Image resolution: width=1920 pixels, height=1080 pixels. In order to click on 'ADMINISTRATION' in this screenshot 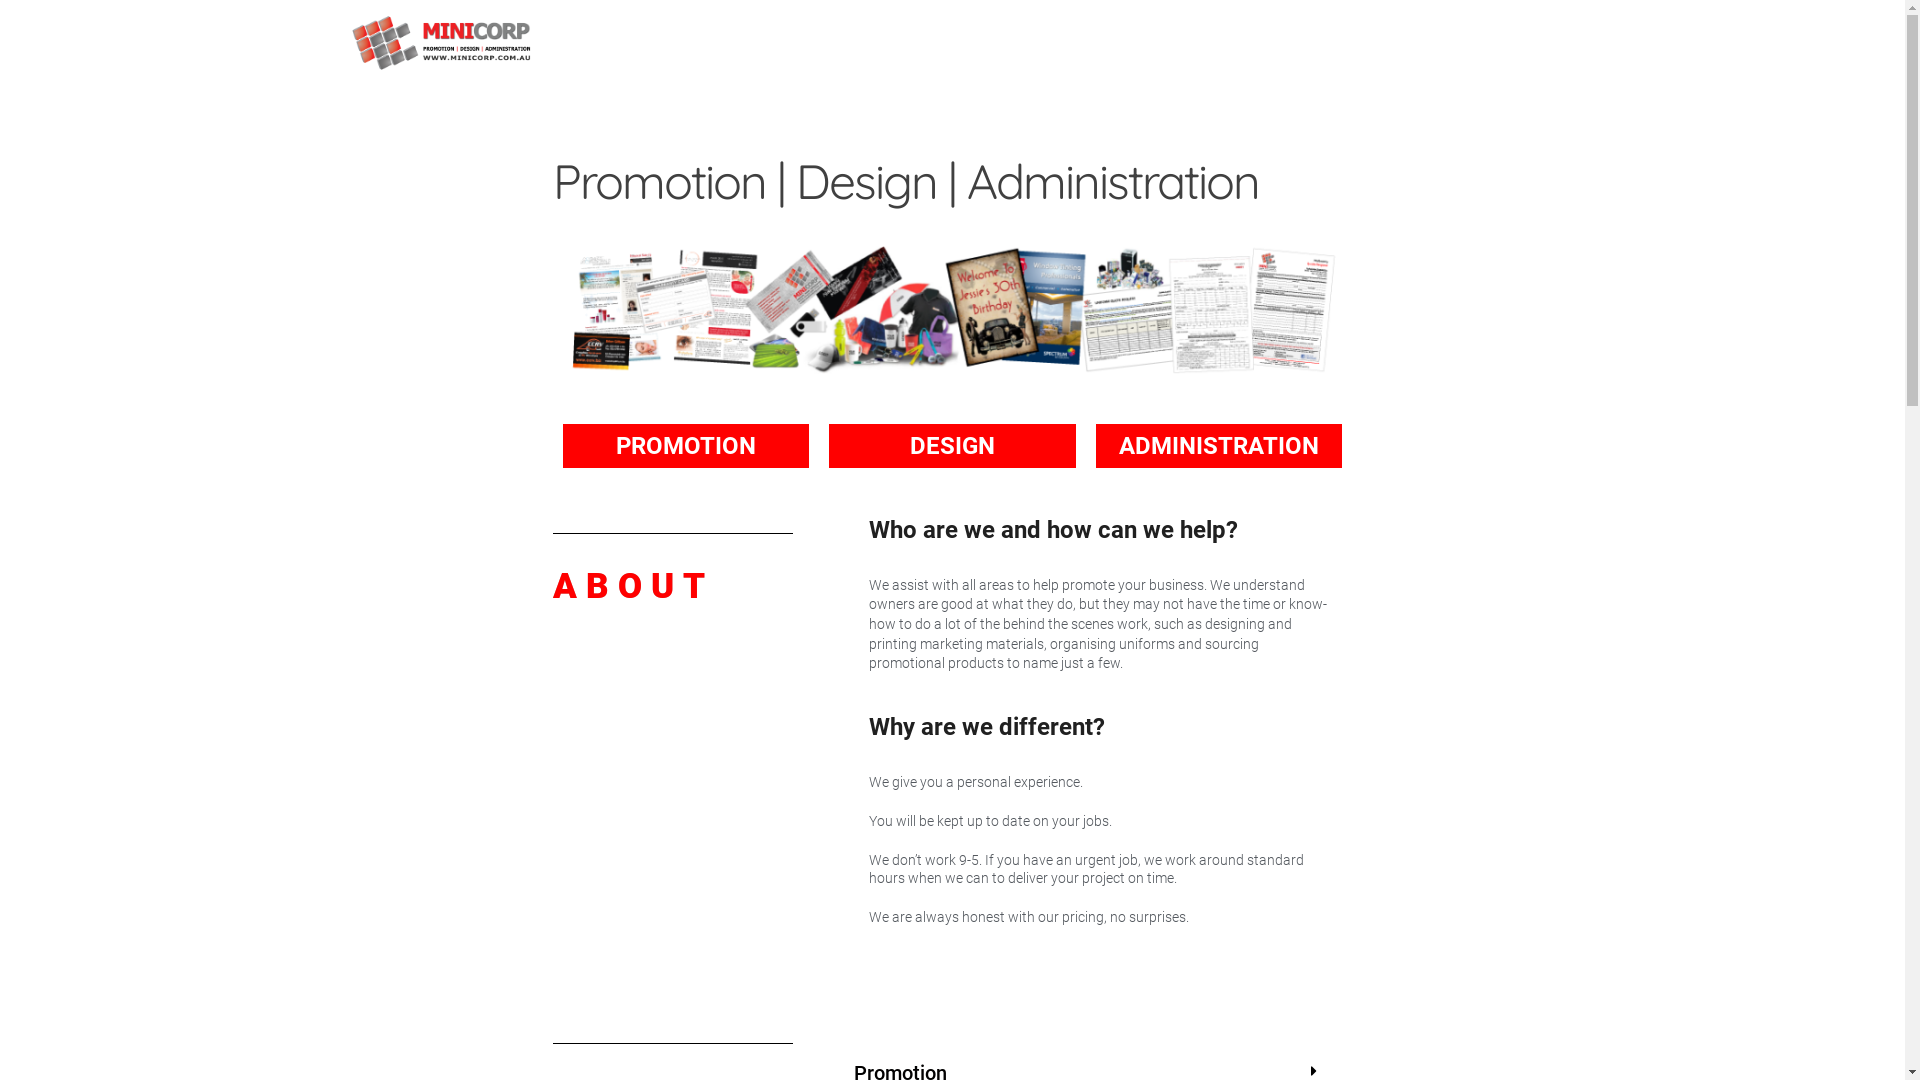, I will do `click(1218, 445)`.